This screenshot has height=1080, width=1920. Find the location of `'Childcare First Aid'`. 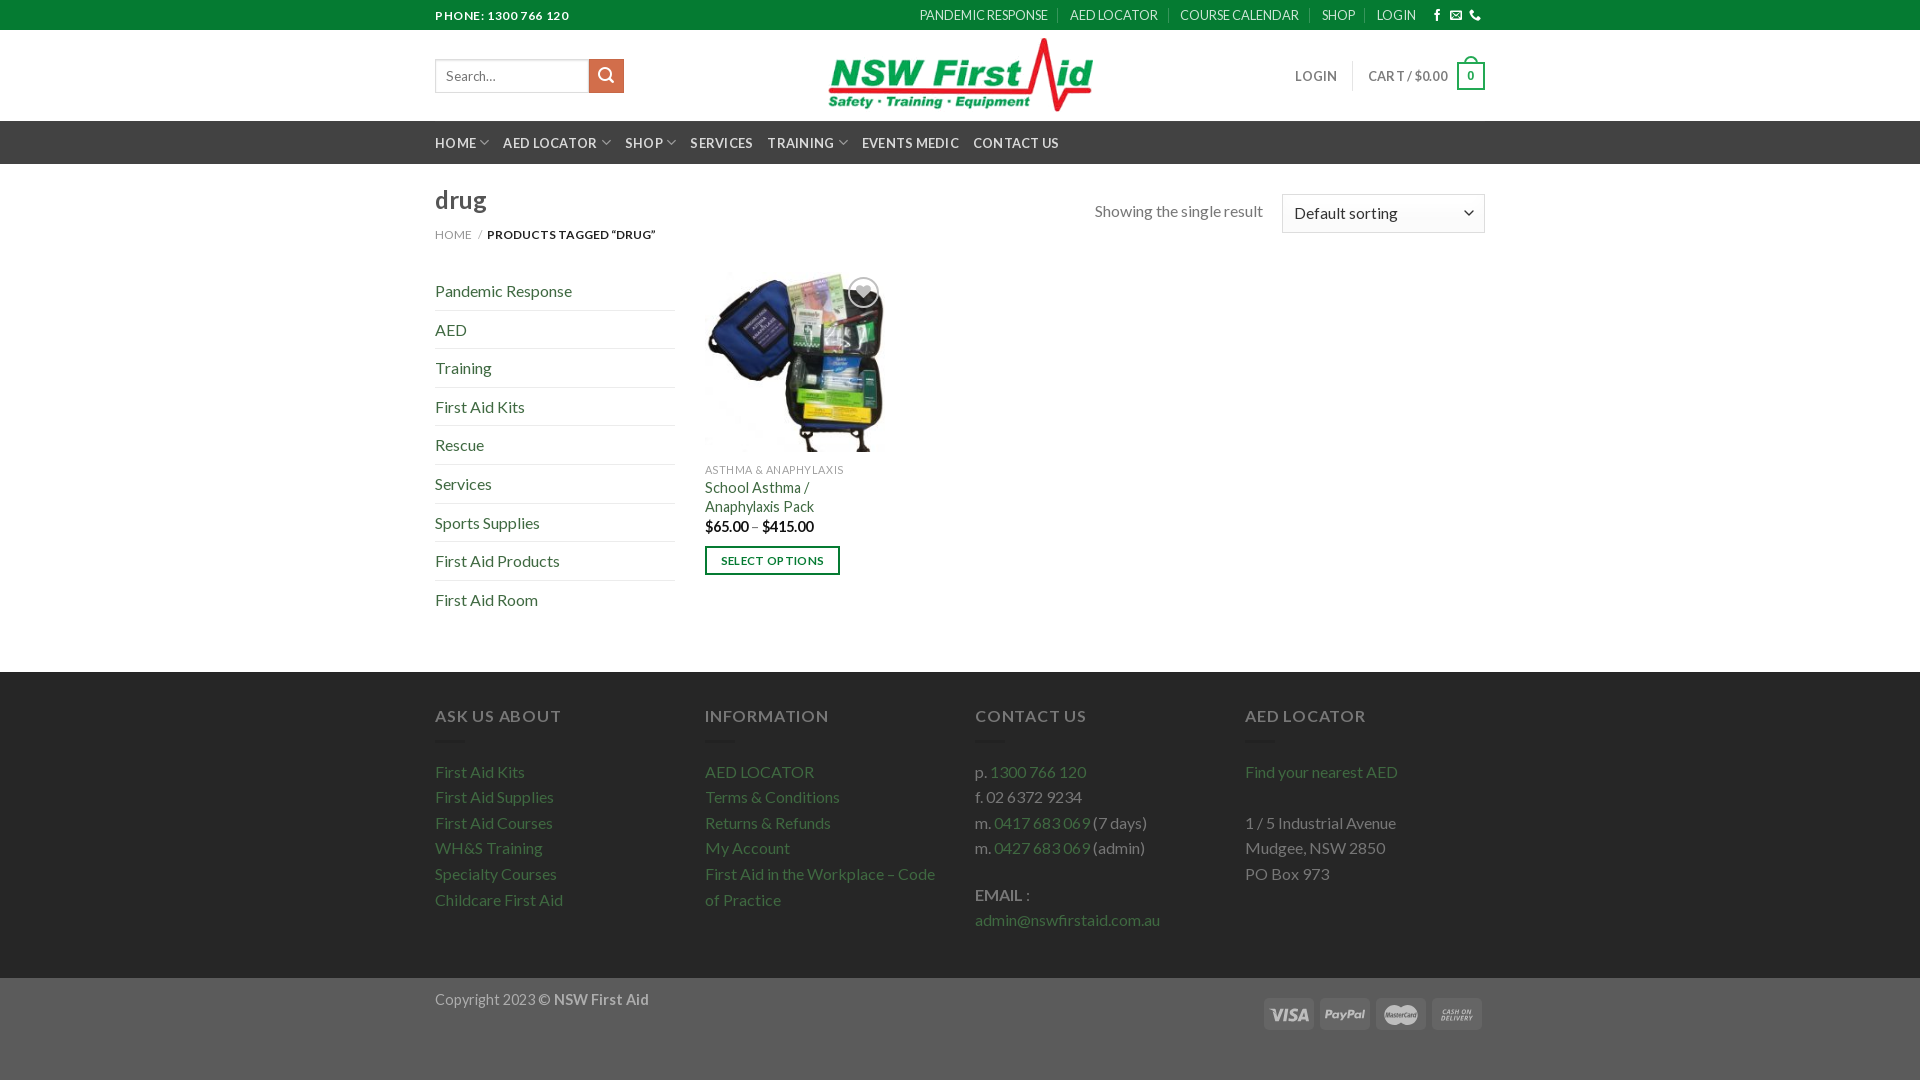

'Childcare First Aid' is located at coordinates (434, 898).